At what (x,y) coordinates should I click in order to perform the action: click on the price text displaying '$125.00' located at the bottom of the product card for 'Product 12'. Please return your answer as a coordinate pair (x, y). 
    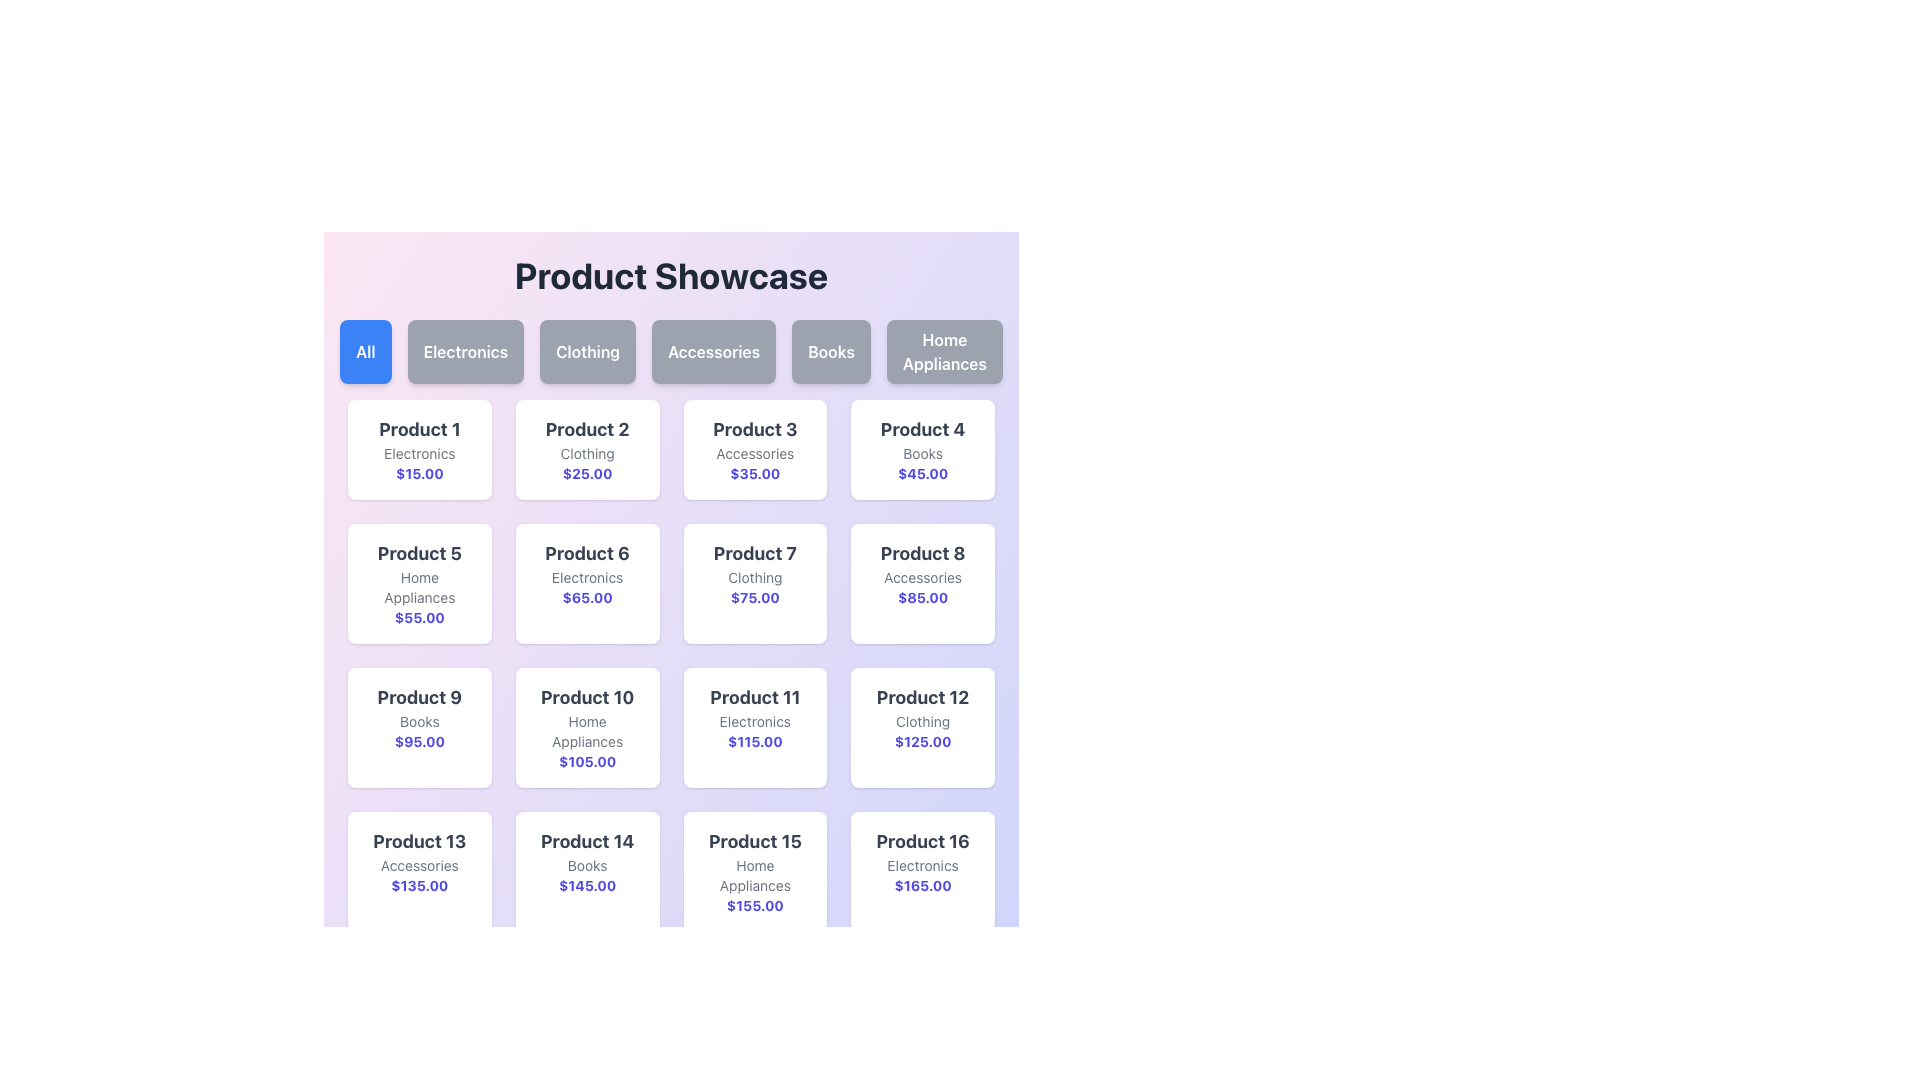
    Looking at the image, I should click on (922, 741).